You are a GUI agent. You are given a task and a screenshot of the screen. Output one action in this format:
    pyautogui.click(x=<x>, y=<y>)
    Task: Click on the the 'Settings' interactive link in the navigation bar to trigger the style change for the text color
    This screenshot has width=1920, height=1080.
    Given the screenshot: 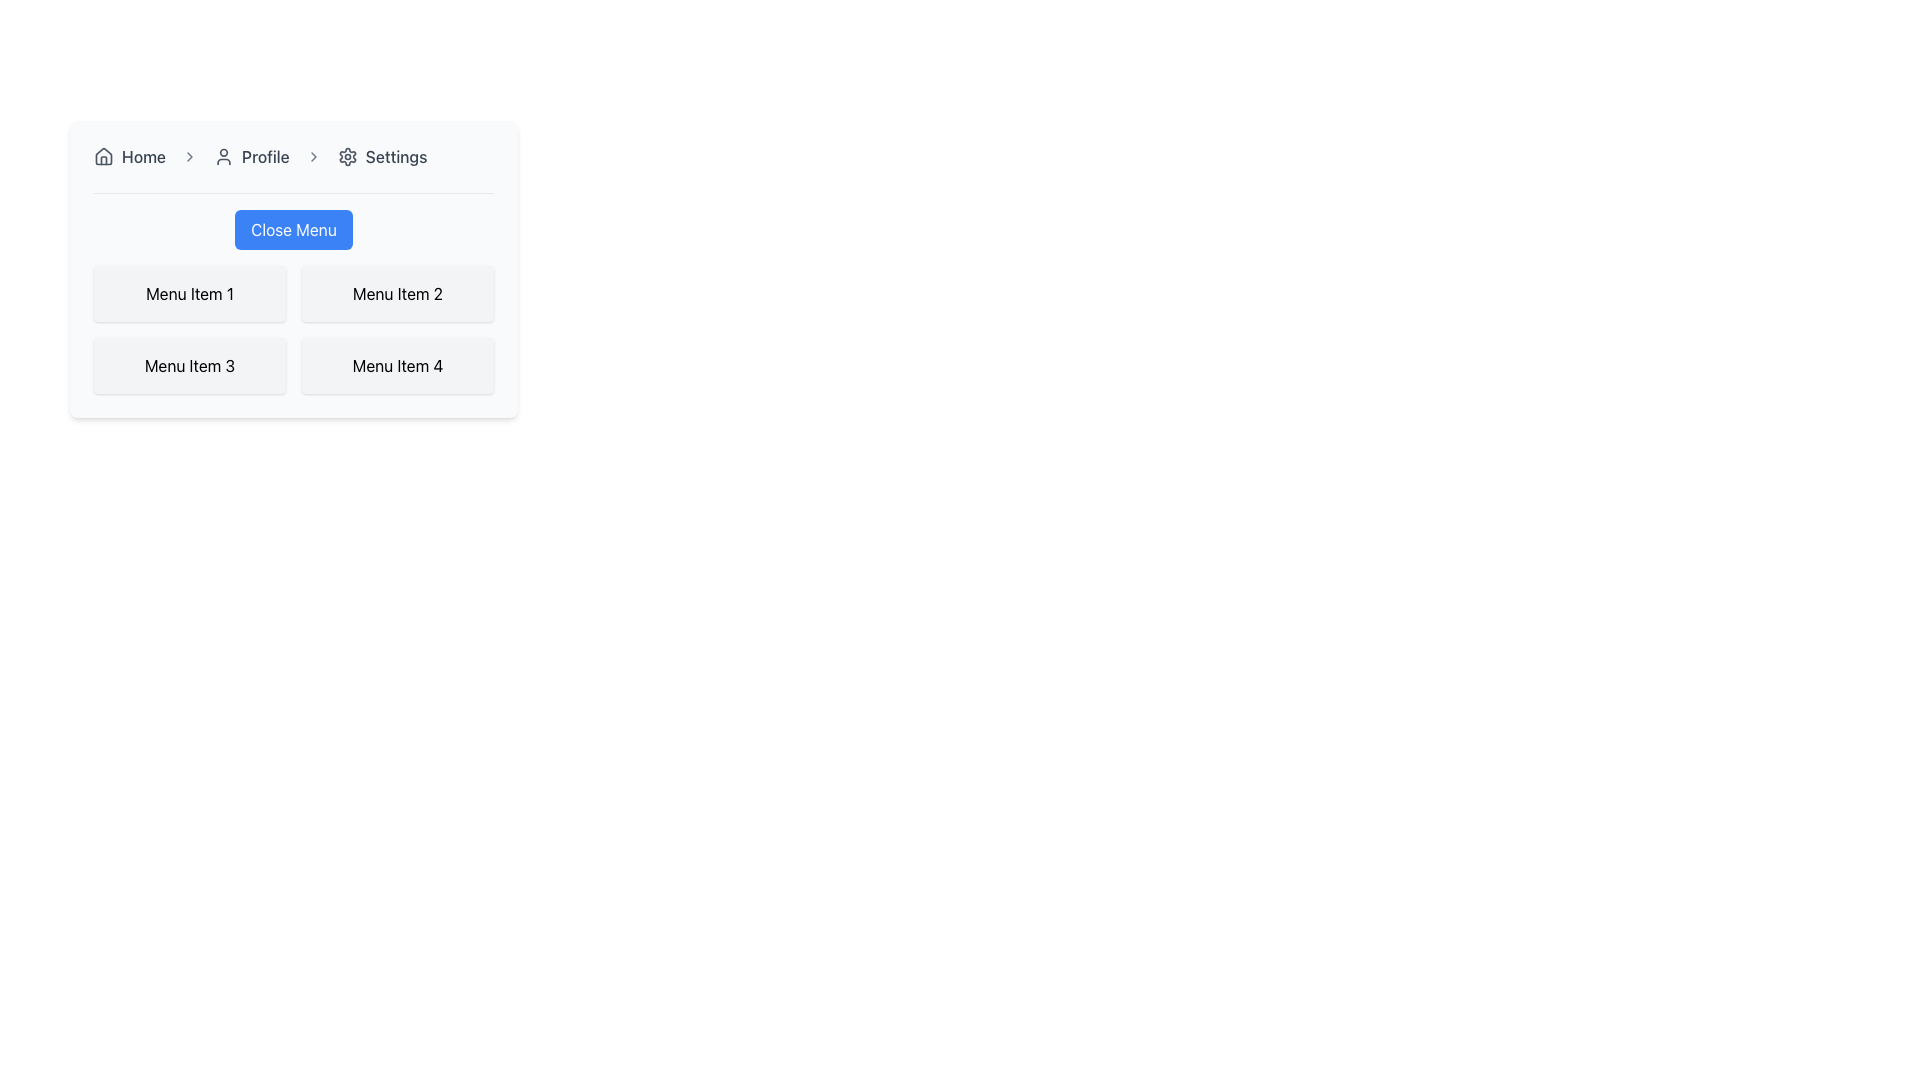 What is the action you would take?
    pyautogui.click(x=382, y=156)
    